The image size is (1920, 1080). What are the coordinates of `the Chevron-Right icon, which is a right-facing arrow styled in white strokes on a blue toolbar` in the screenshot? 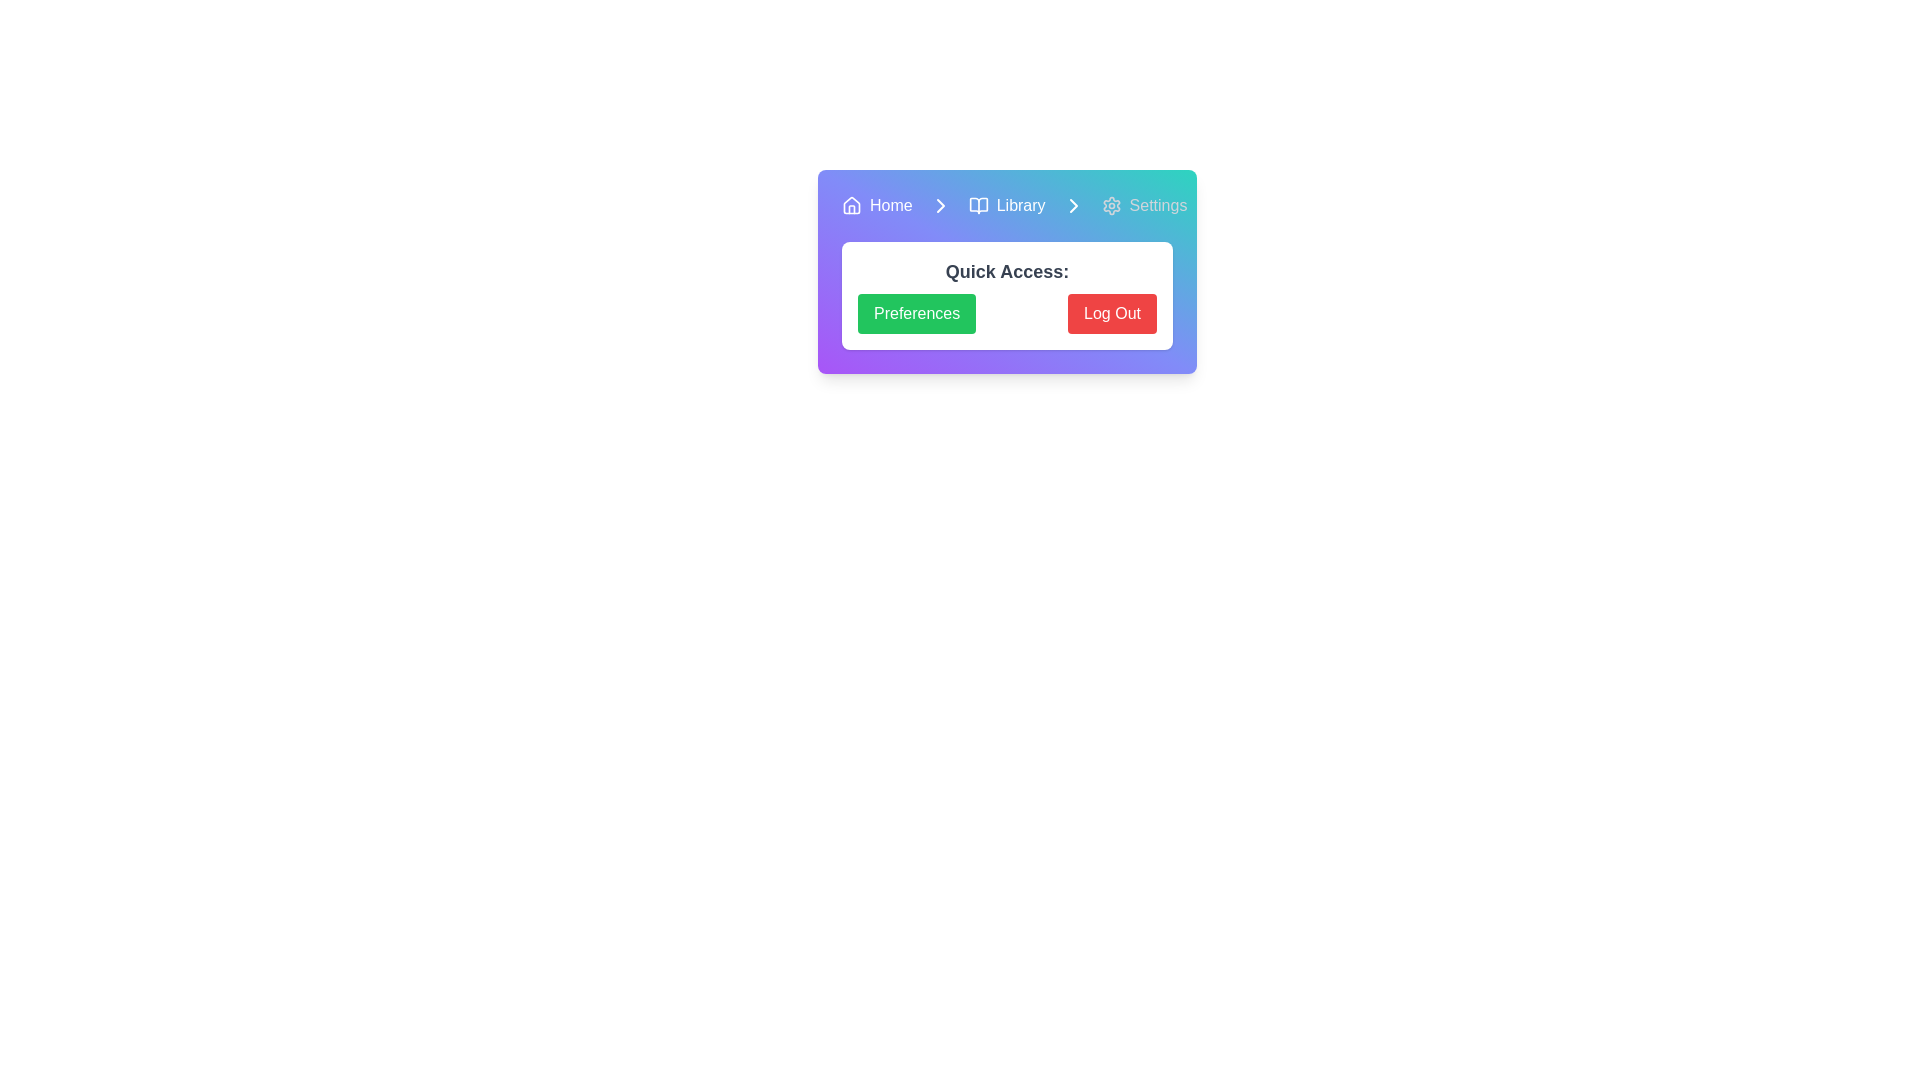 It's located at (1072, 205).